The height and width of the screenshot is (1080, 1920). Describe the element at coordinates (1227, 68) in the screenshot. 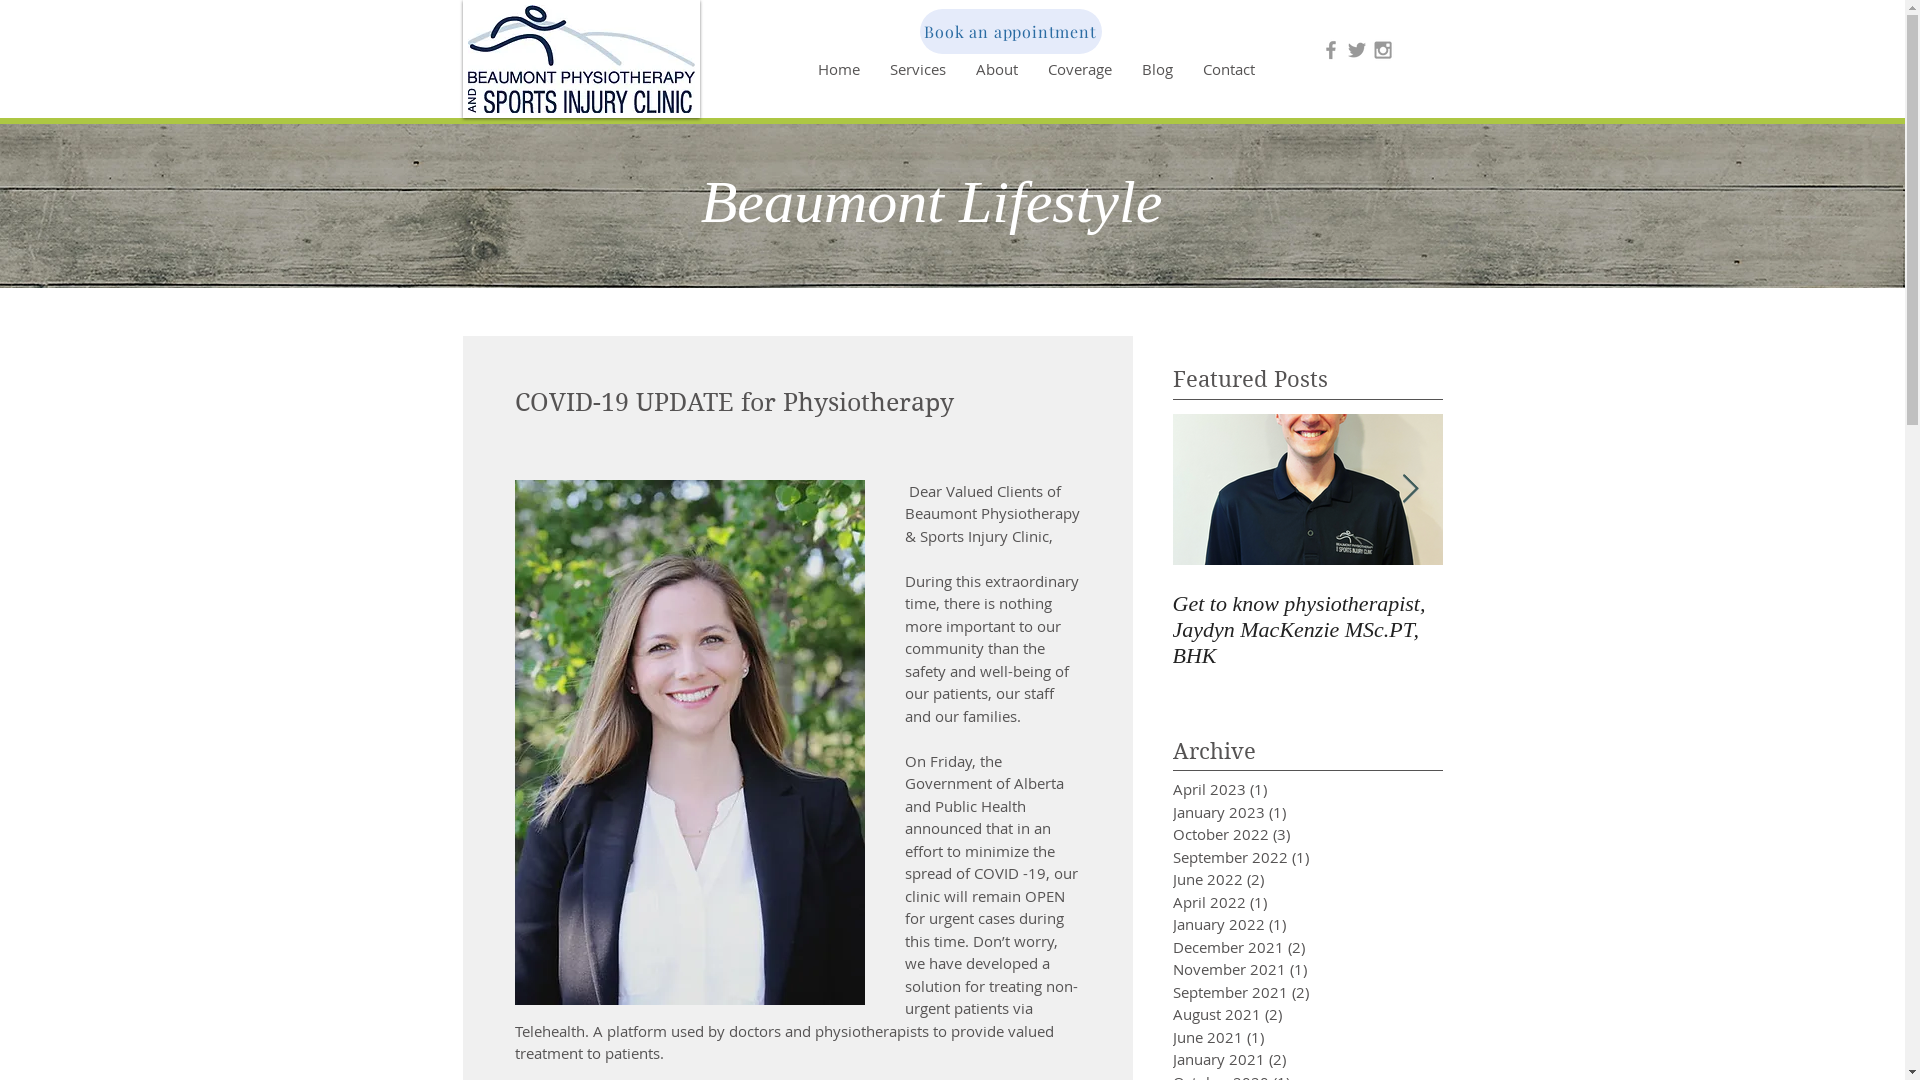

I see `'Contact'` at that location.